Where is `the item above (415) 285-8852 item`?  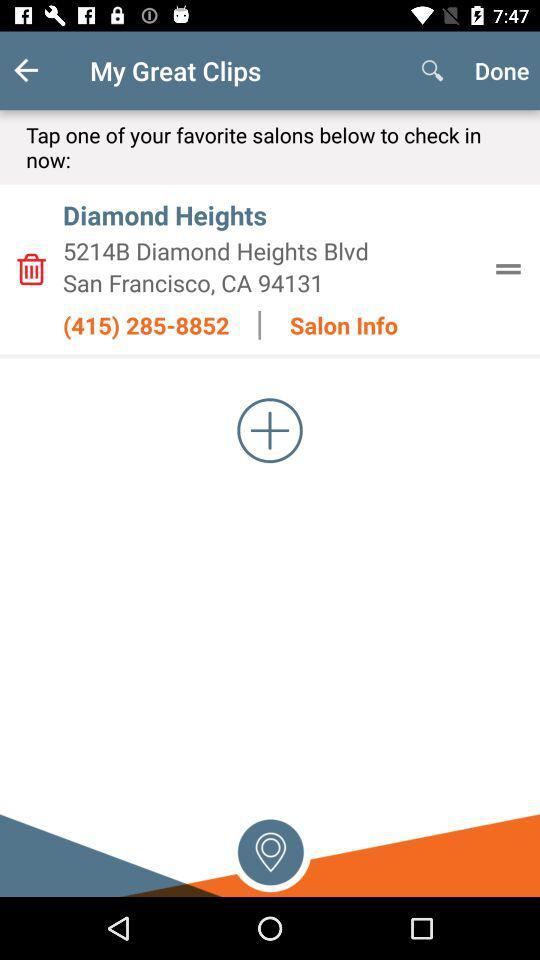 the item above (415) 285-8852 item is located at coordinates (270, 281).